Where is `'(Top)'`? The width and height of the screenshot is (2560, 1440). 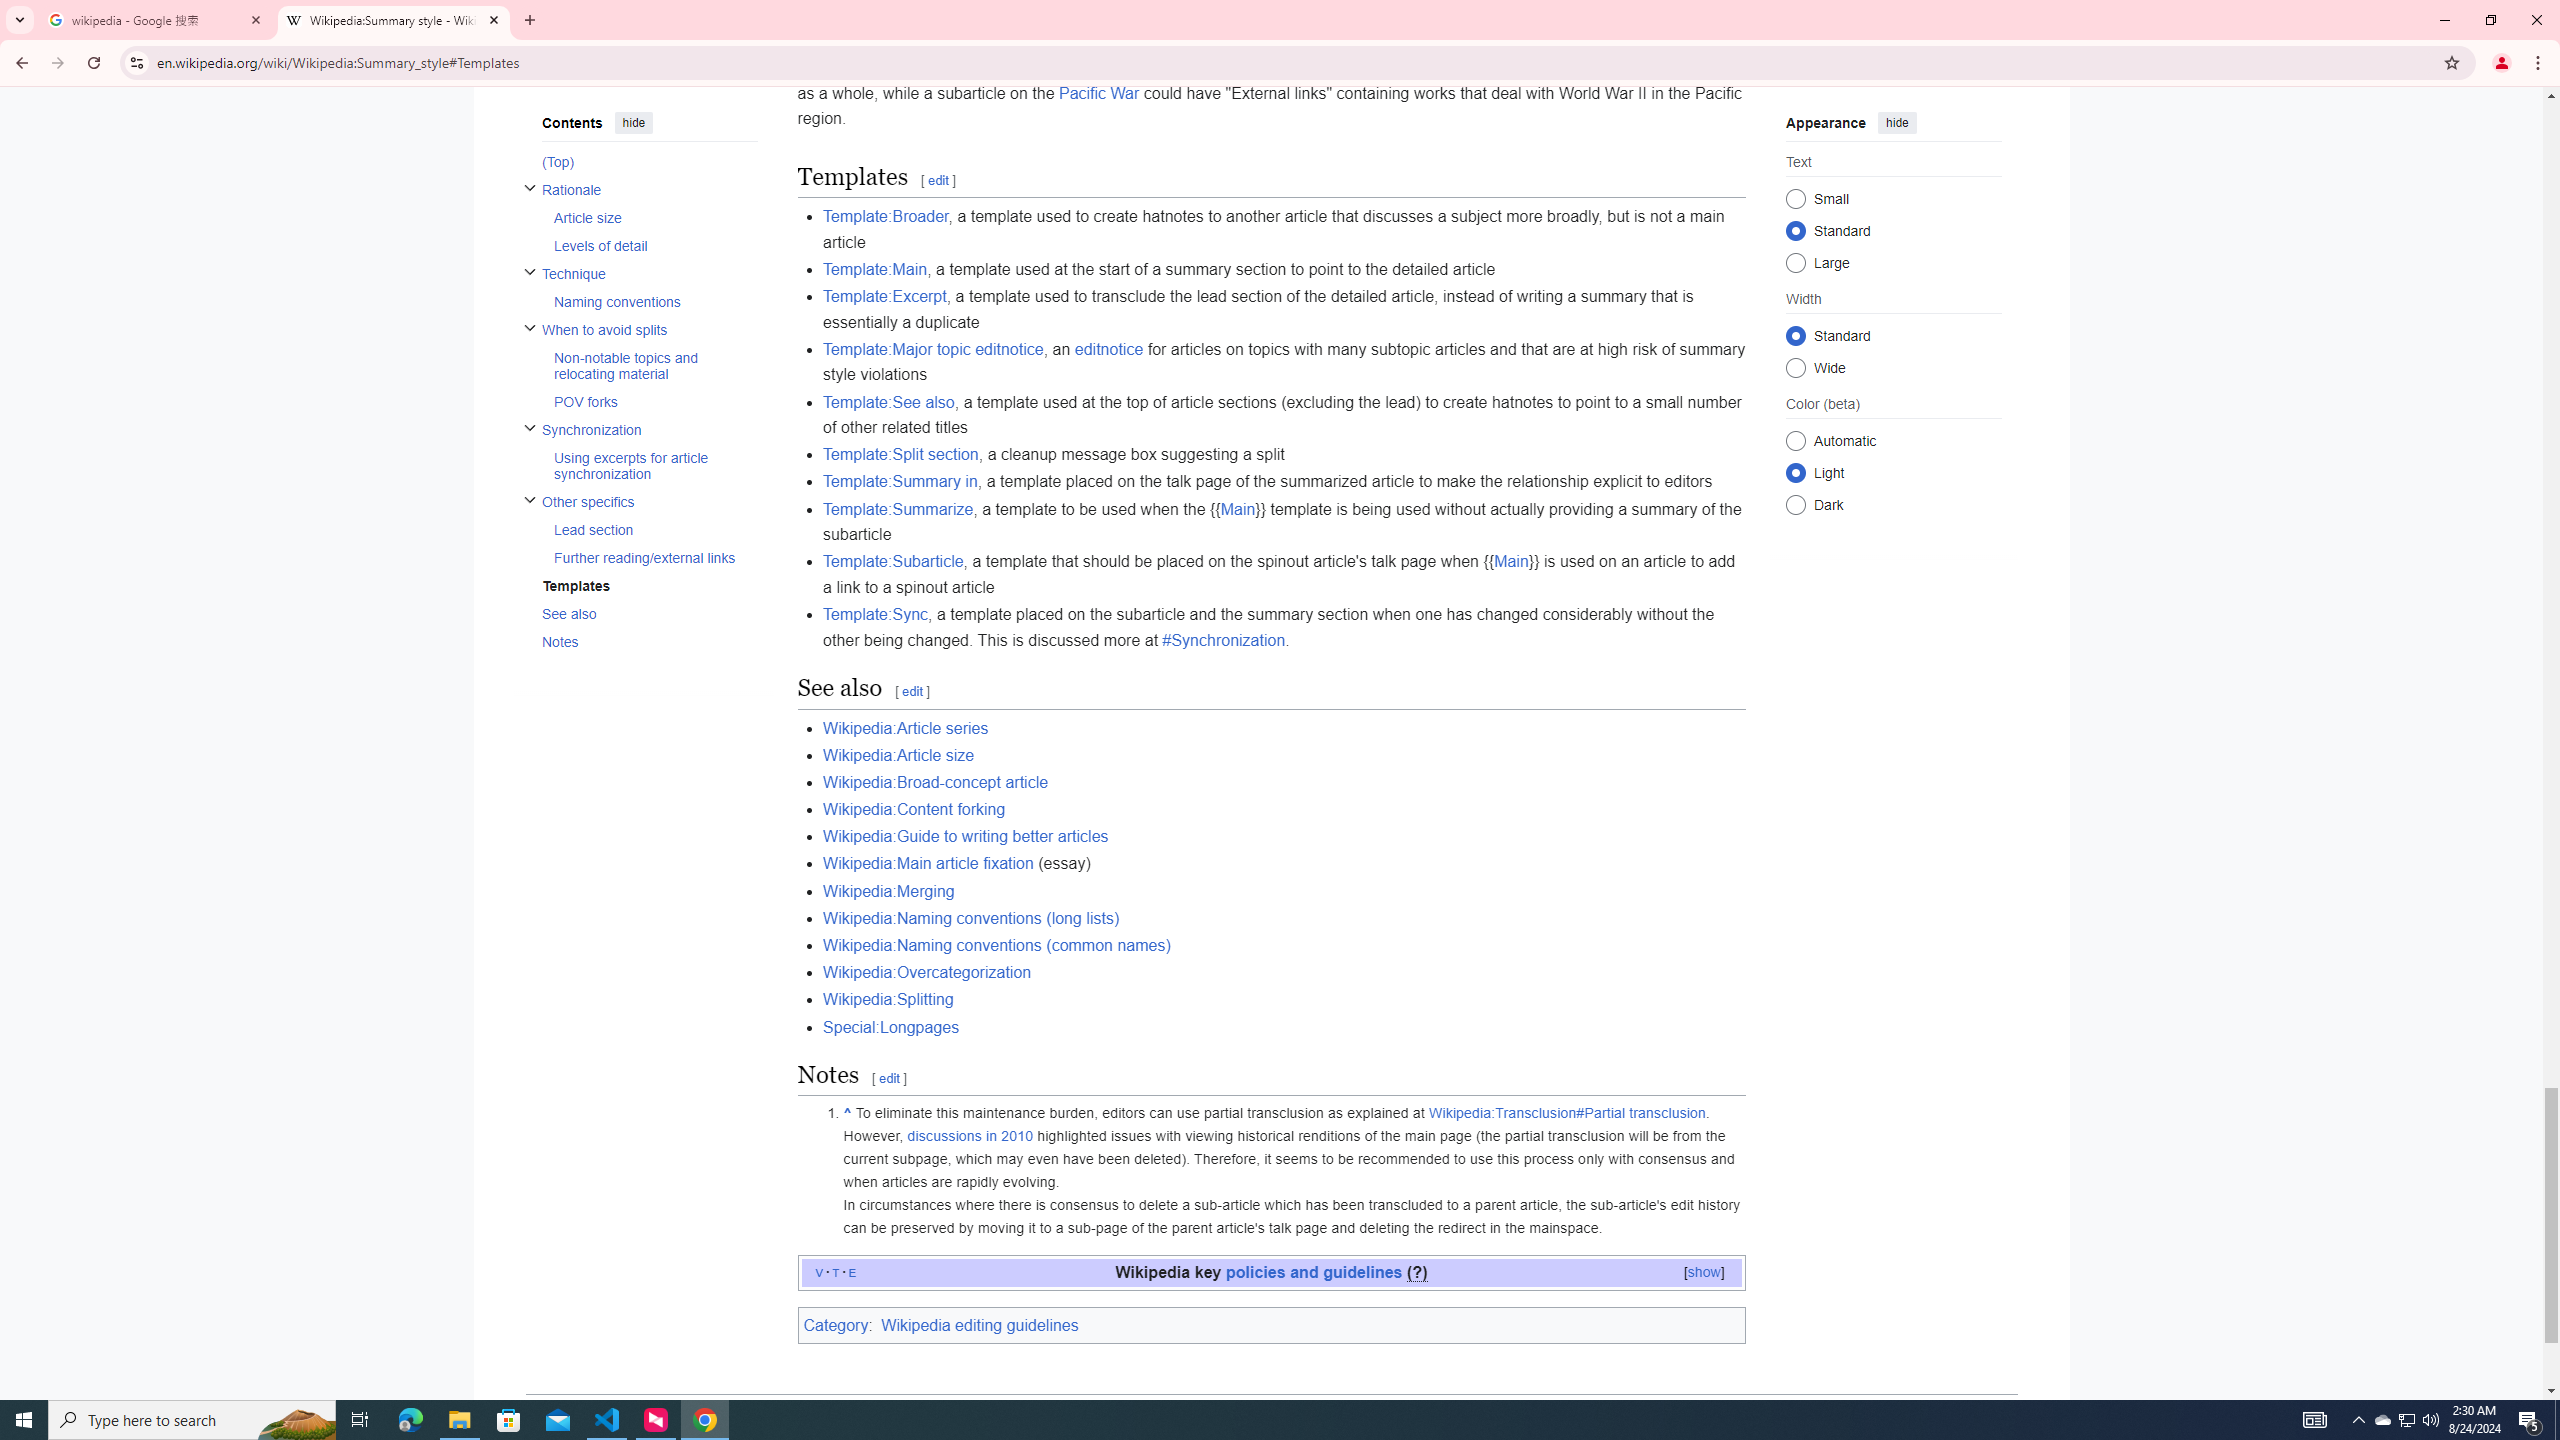 '(Top)' is located at coordinates (648, 160).